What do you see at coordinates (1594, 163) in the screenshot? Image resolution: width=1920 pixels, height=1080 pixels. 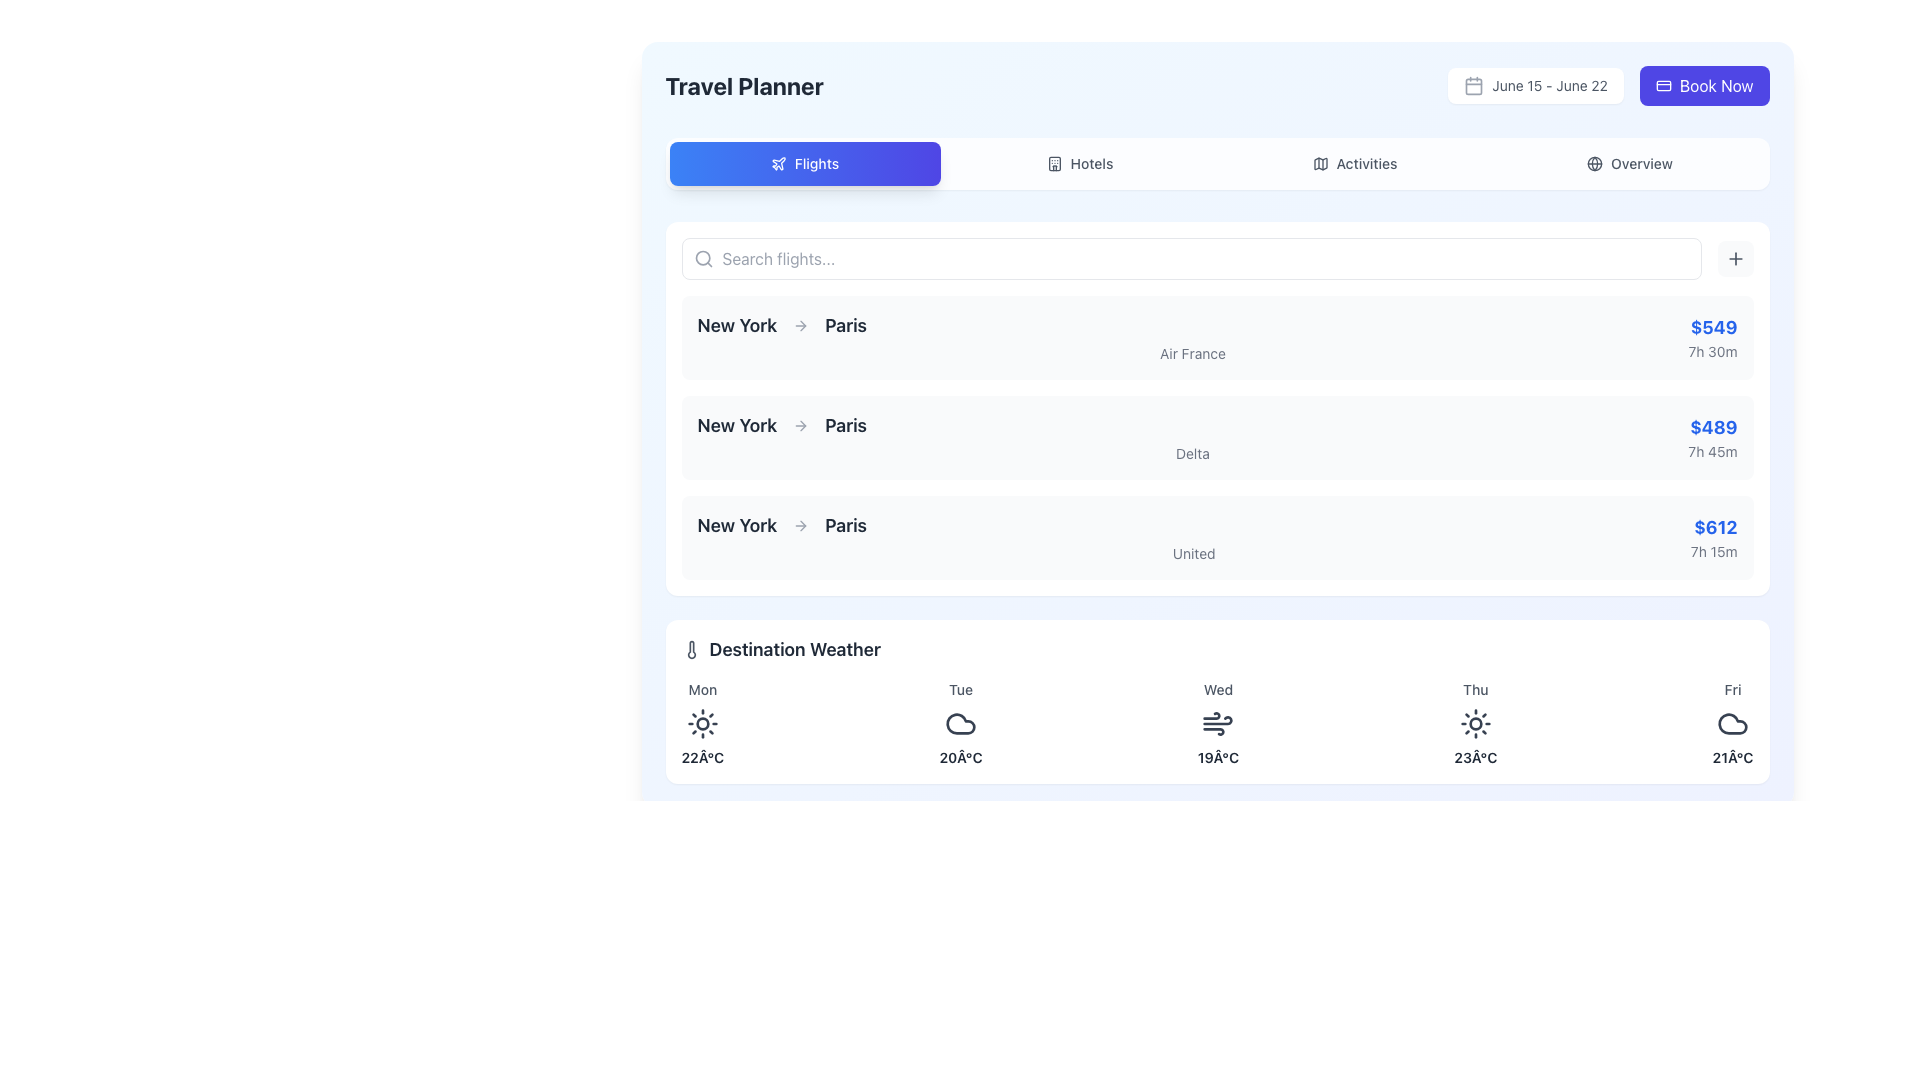 I see `the circular globe icon located in the 'Overview' tab, positioned to the left of the tab's label text` at bounding box center [1594, 163].